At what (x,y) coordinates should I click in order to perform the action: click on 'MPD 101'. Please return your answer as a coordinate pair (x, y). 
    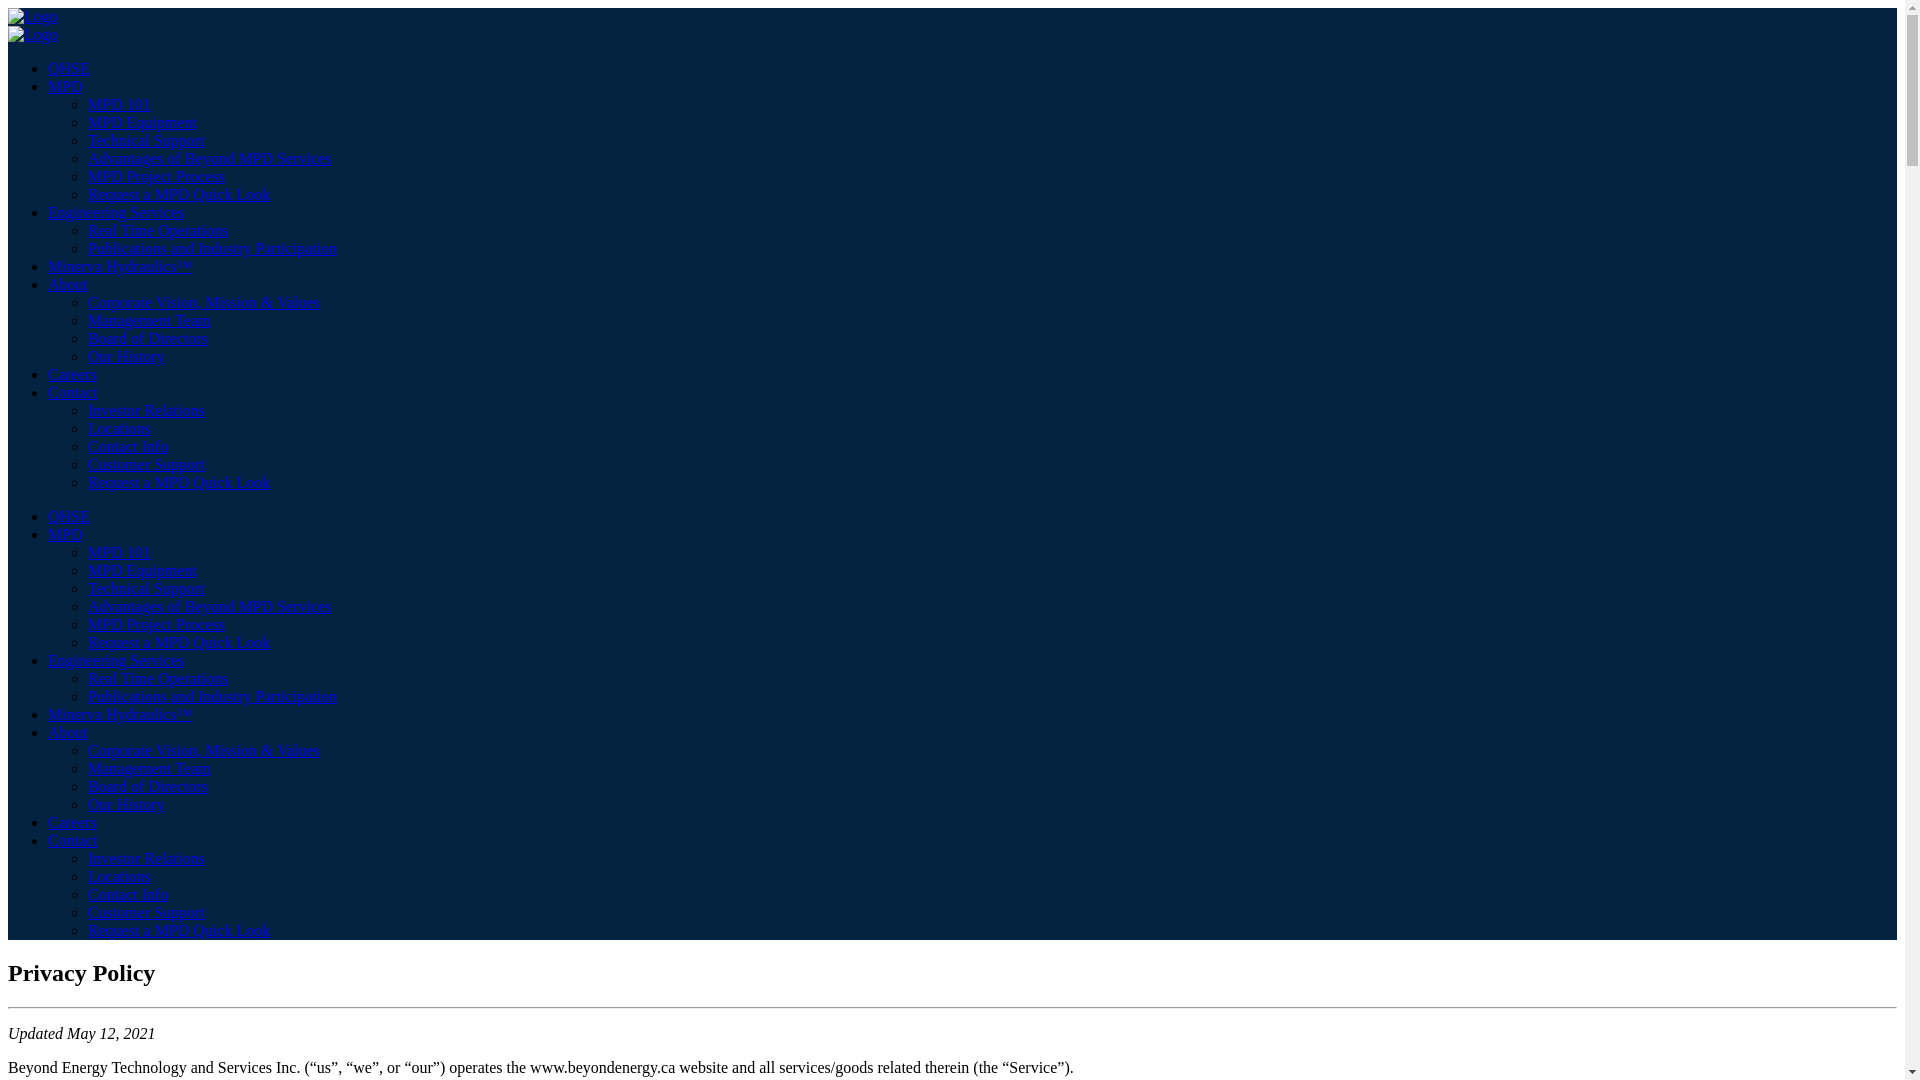
    Looking at the image, I should click on (86, 104).